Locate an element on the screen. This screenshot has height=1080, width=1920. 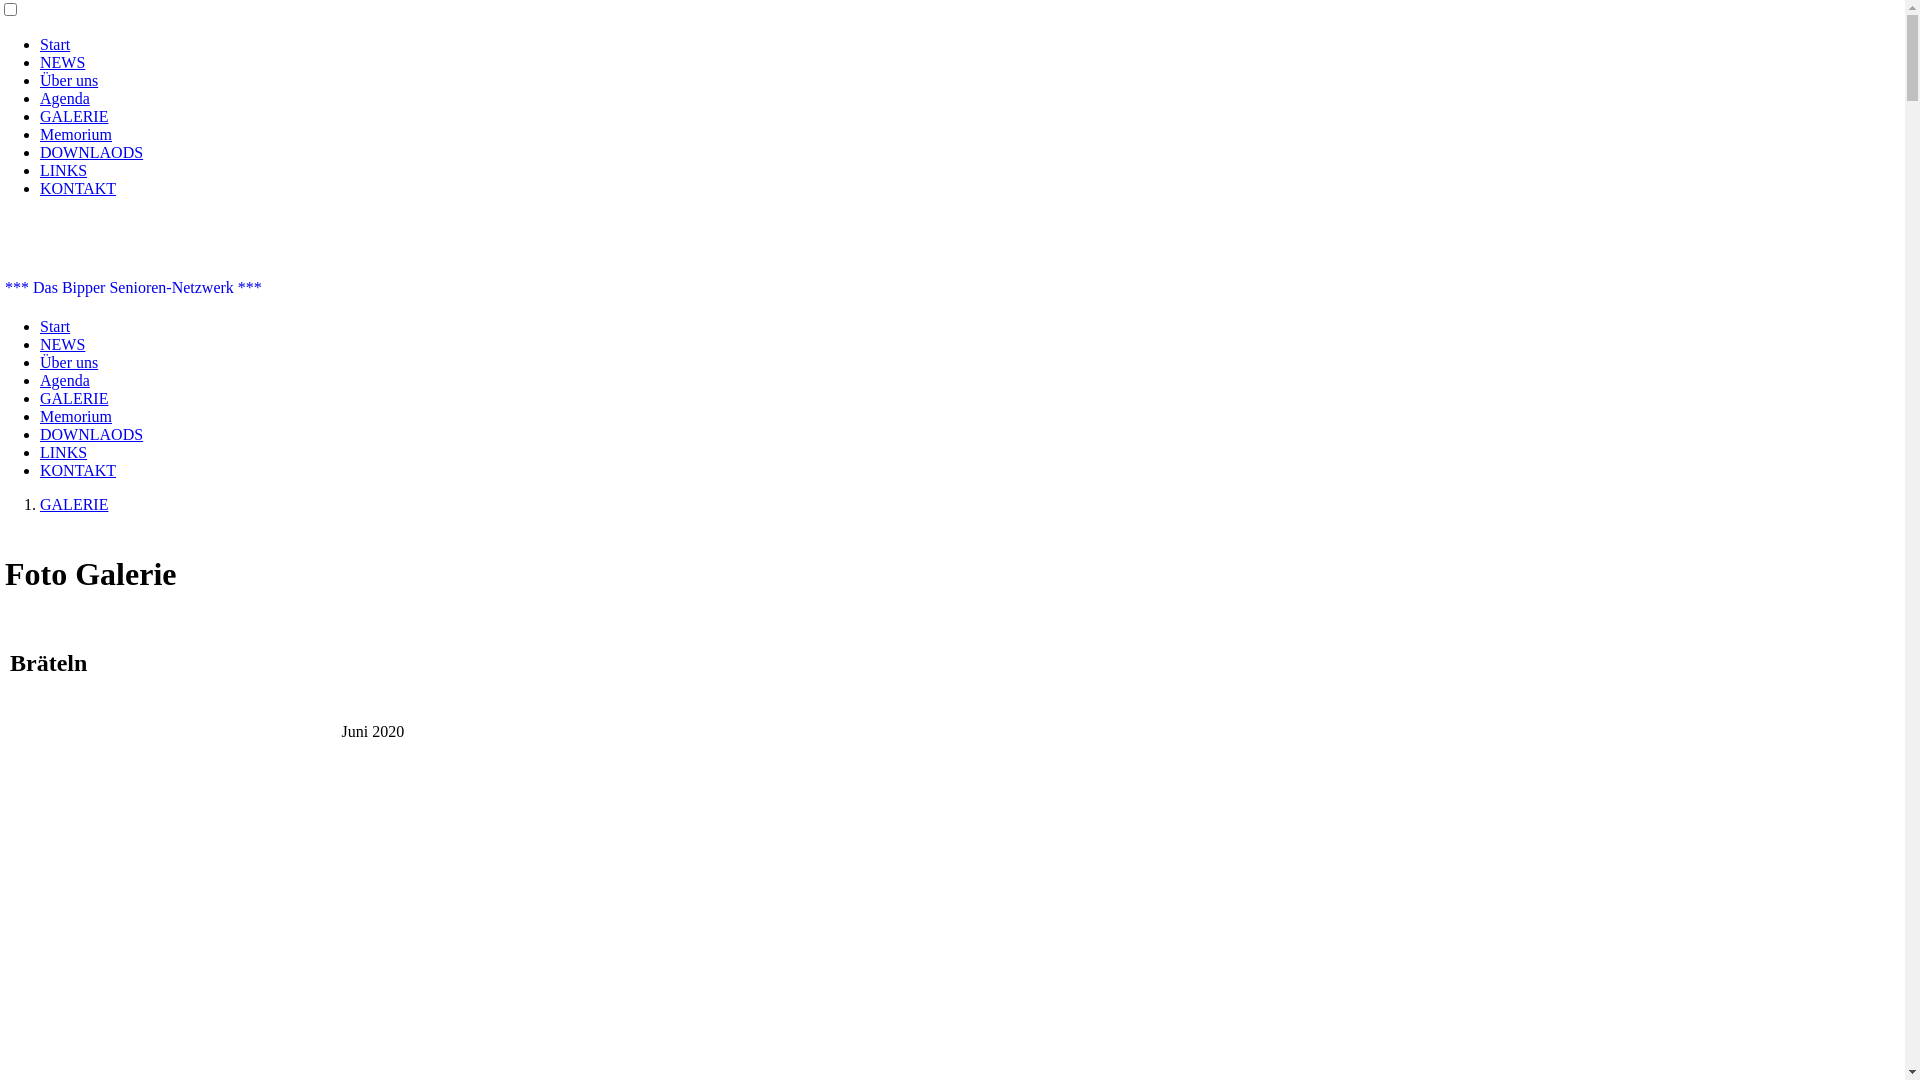
'DOWNLAODS' is located at coordinates (90, 151).